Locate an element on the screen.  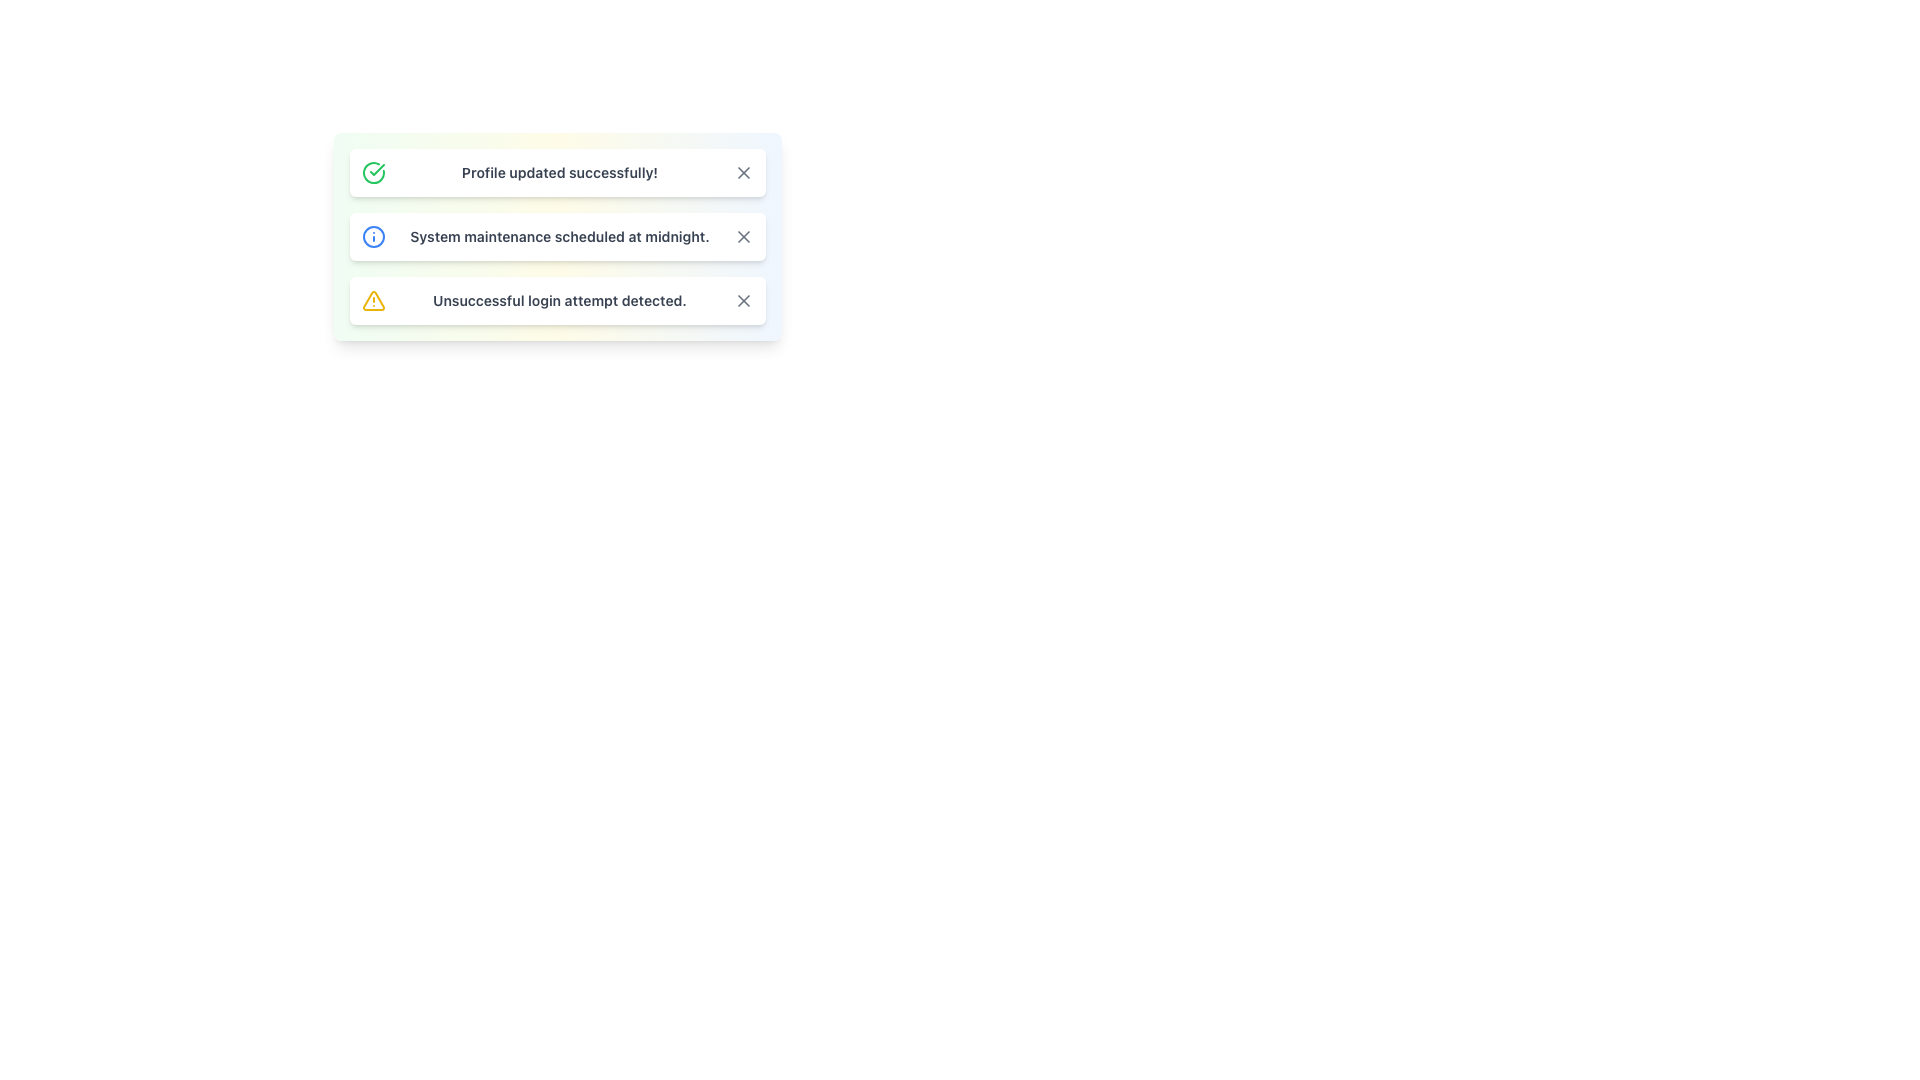
the warning icon located on the left of the notification panel indicating an unsuccessful login attempt, adjacent to the message 'Unsuccessful login attempt detected.' is located at coordinates (374, 300).